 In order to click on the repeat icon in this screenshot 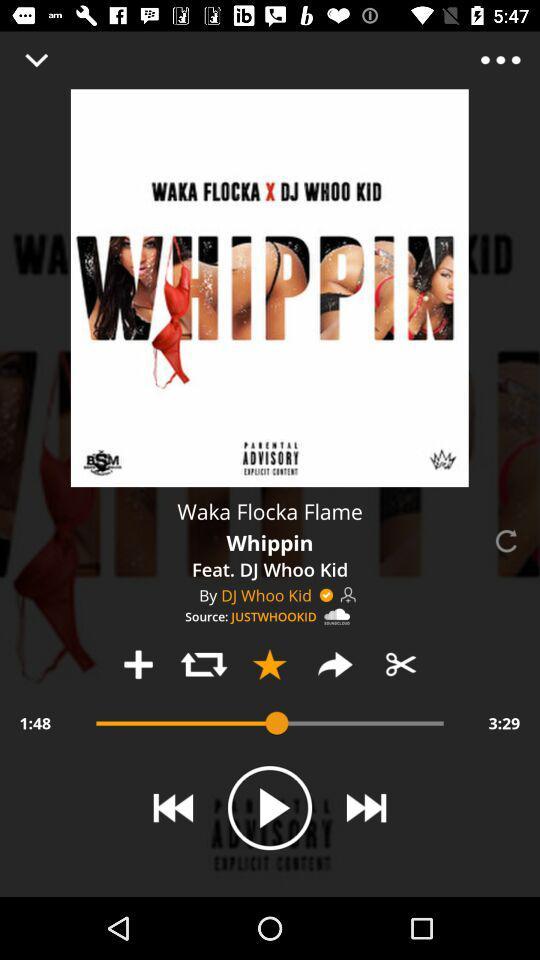, I will do `click(203, 664)`.